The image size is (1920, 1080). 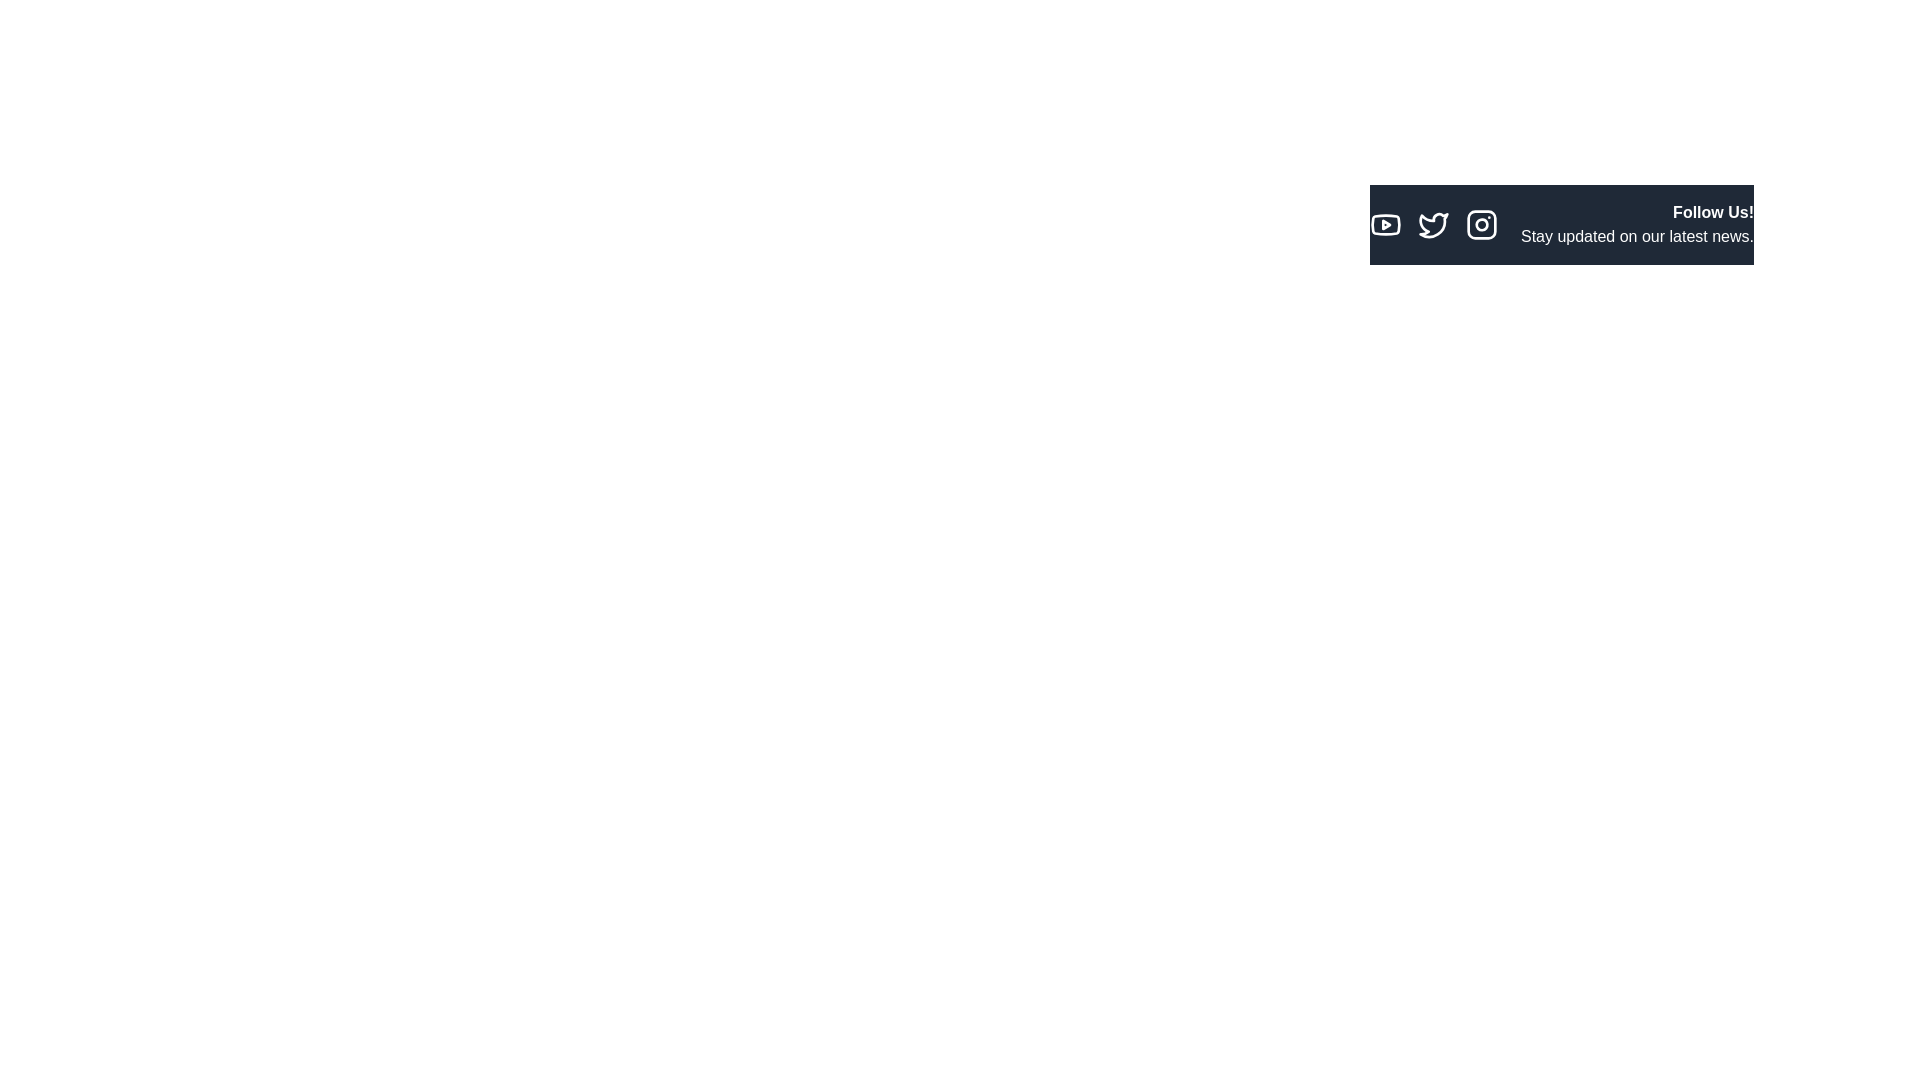 What do you see at coordinates (1385, 224) in the screenshot?
I see `the YouTube play button icon, which features a dark background and a white triangular play icon at its center` at bounding box center [1385, 224].